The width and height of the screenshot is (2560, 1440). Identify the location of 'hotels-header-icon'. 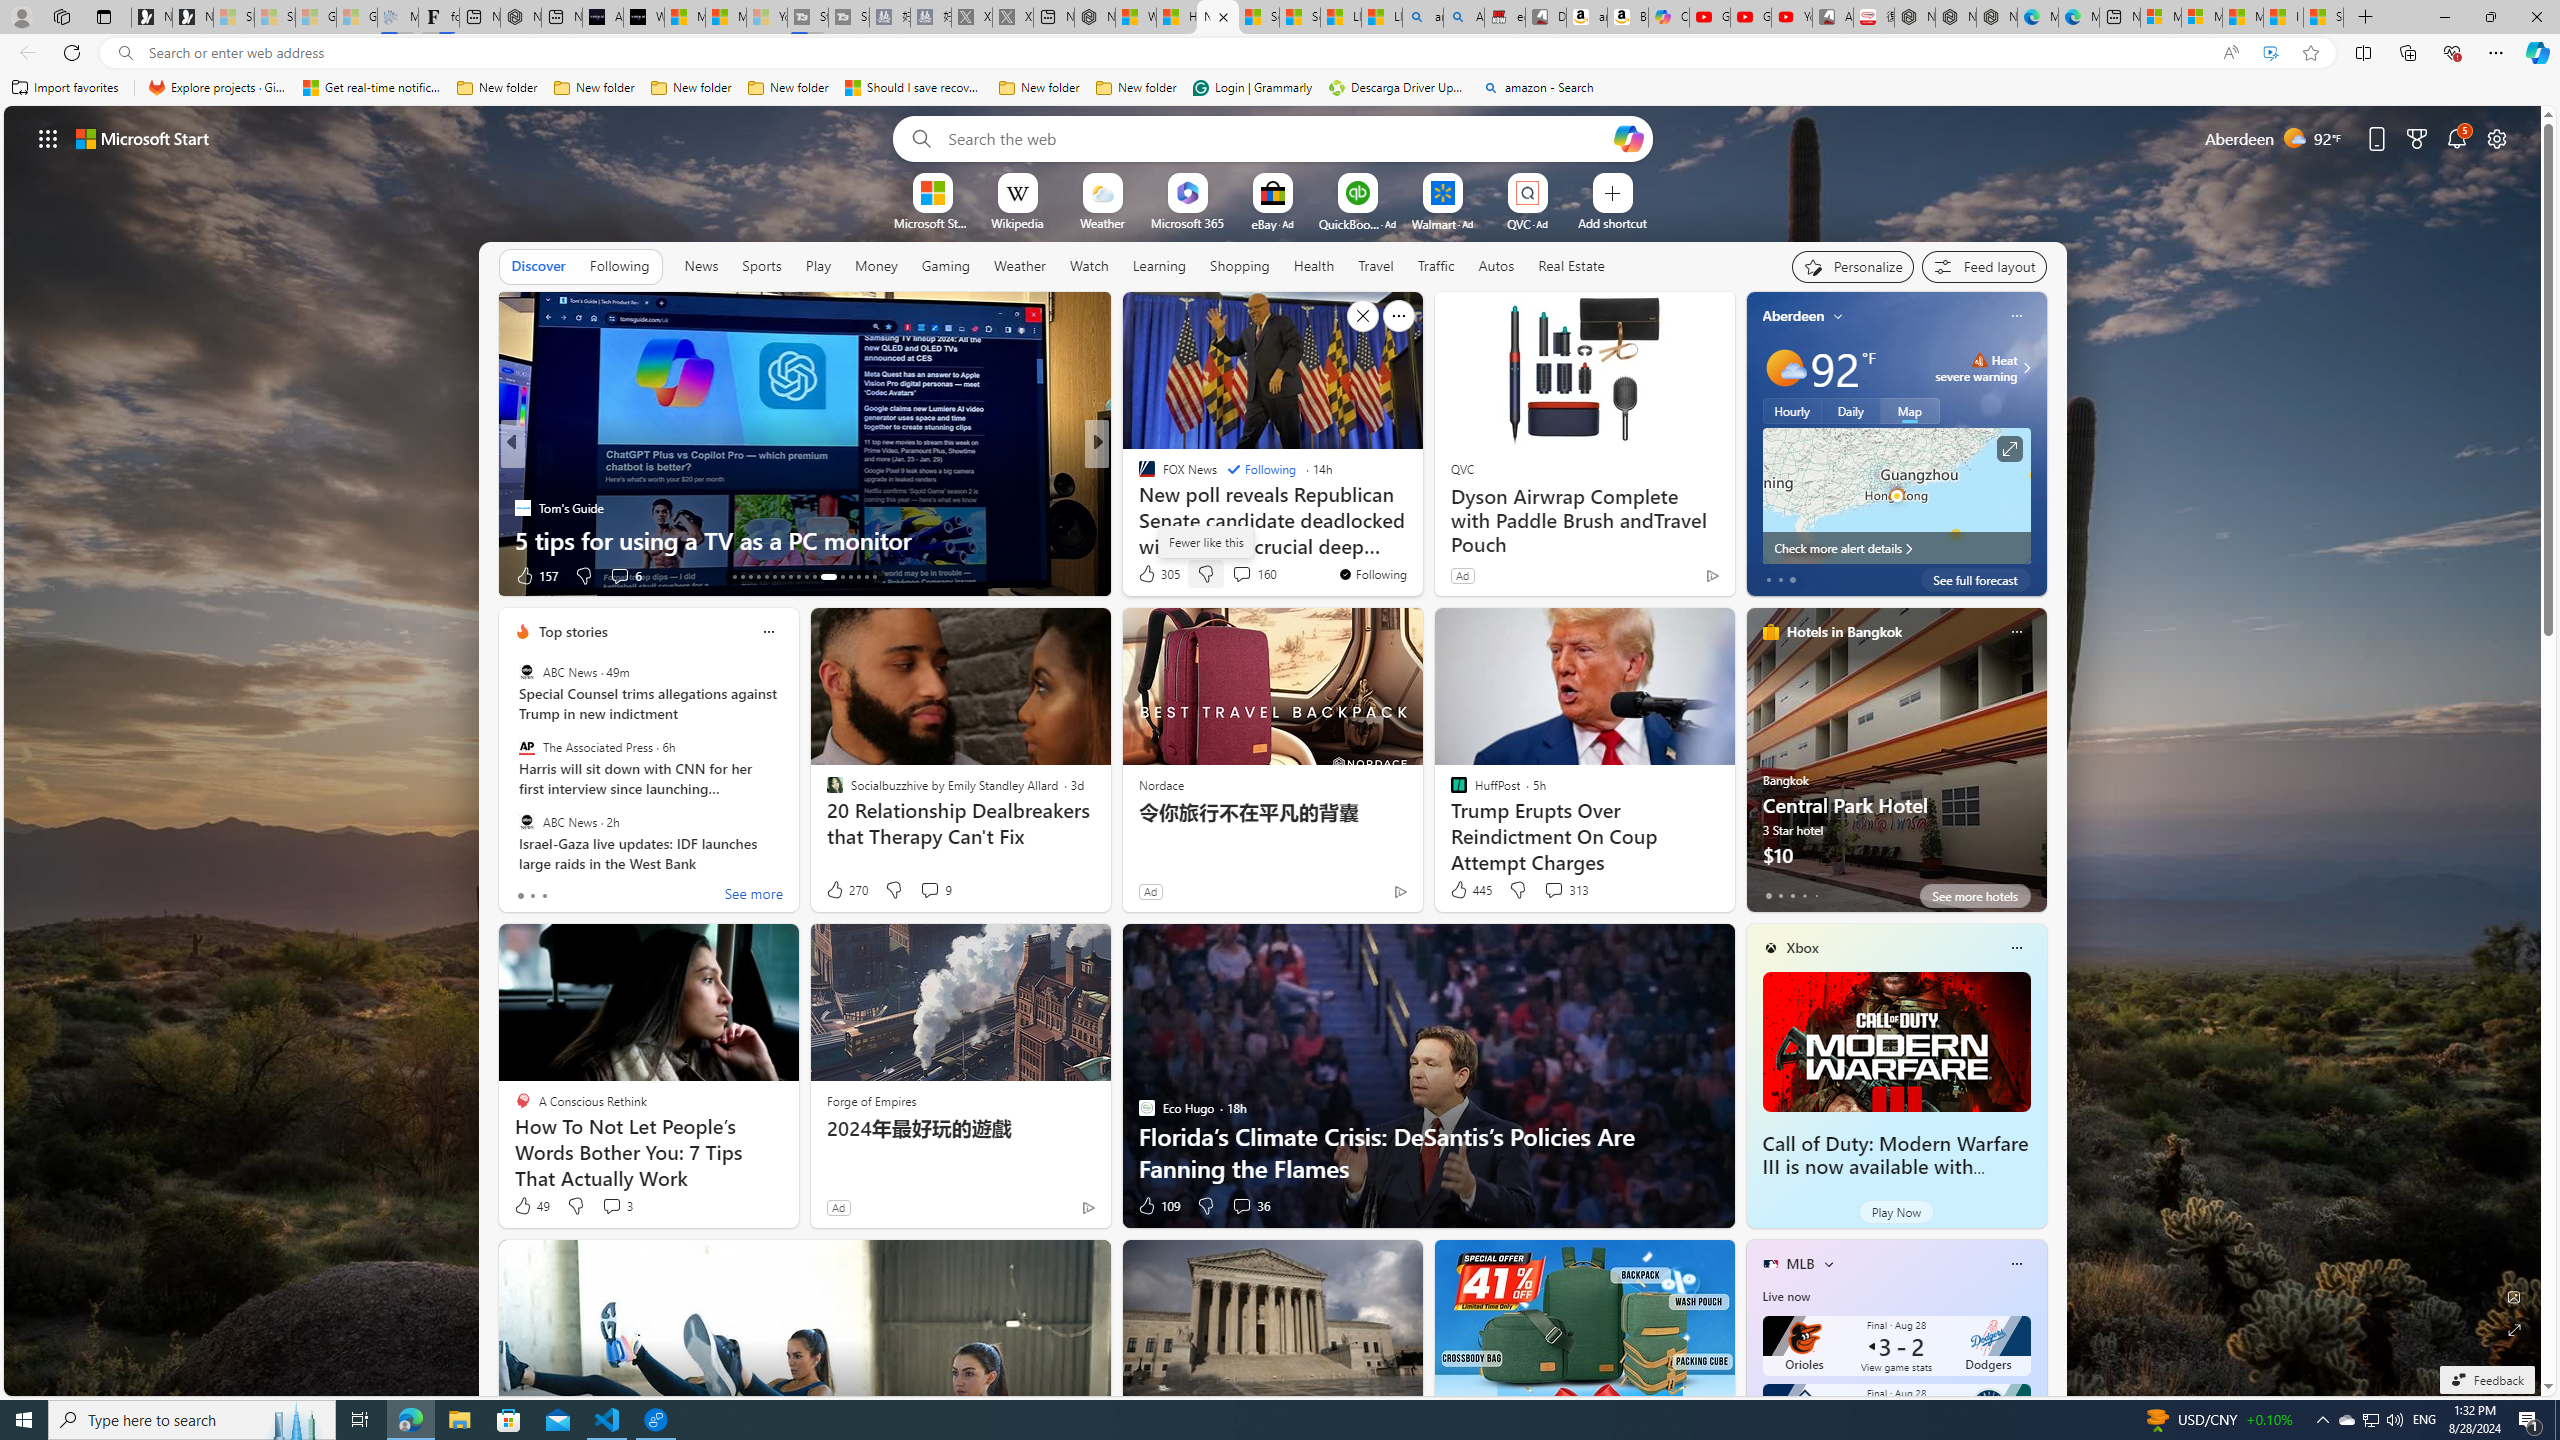
(1769, 631).